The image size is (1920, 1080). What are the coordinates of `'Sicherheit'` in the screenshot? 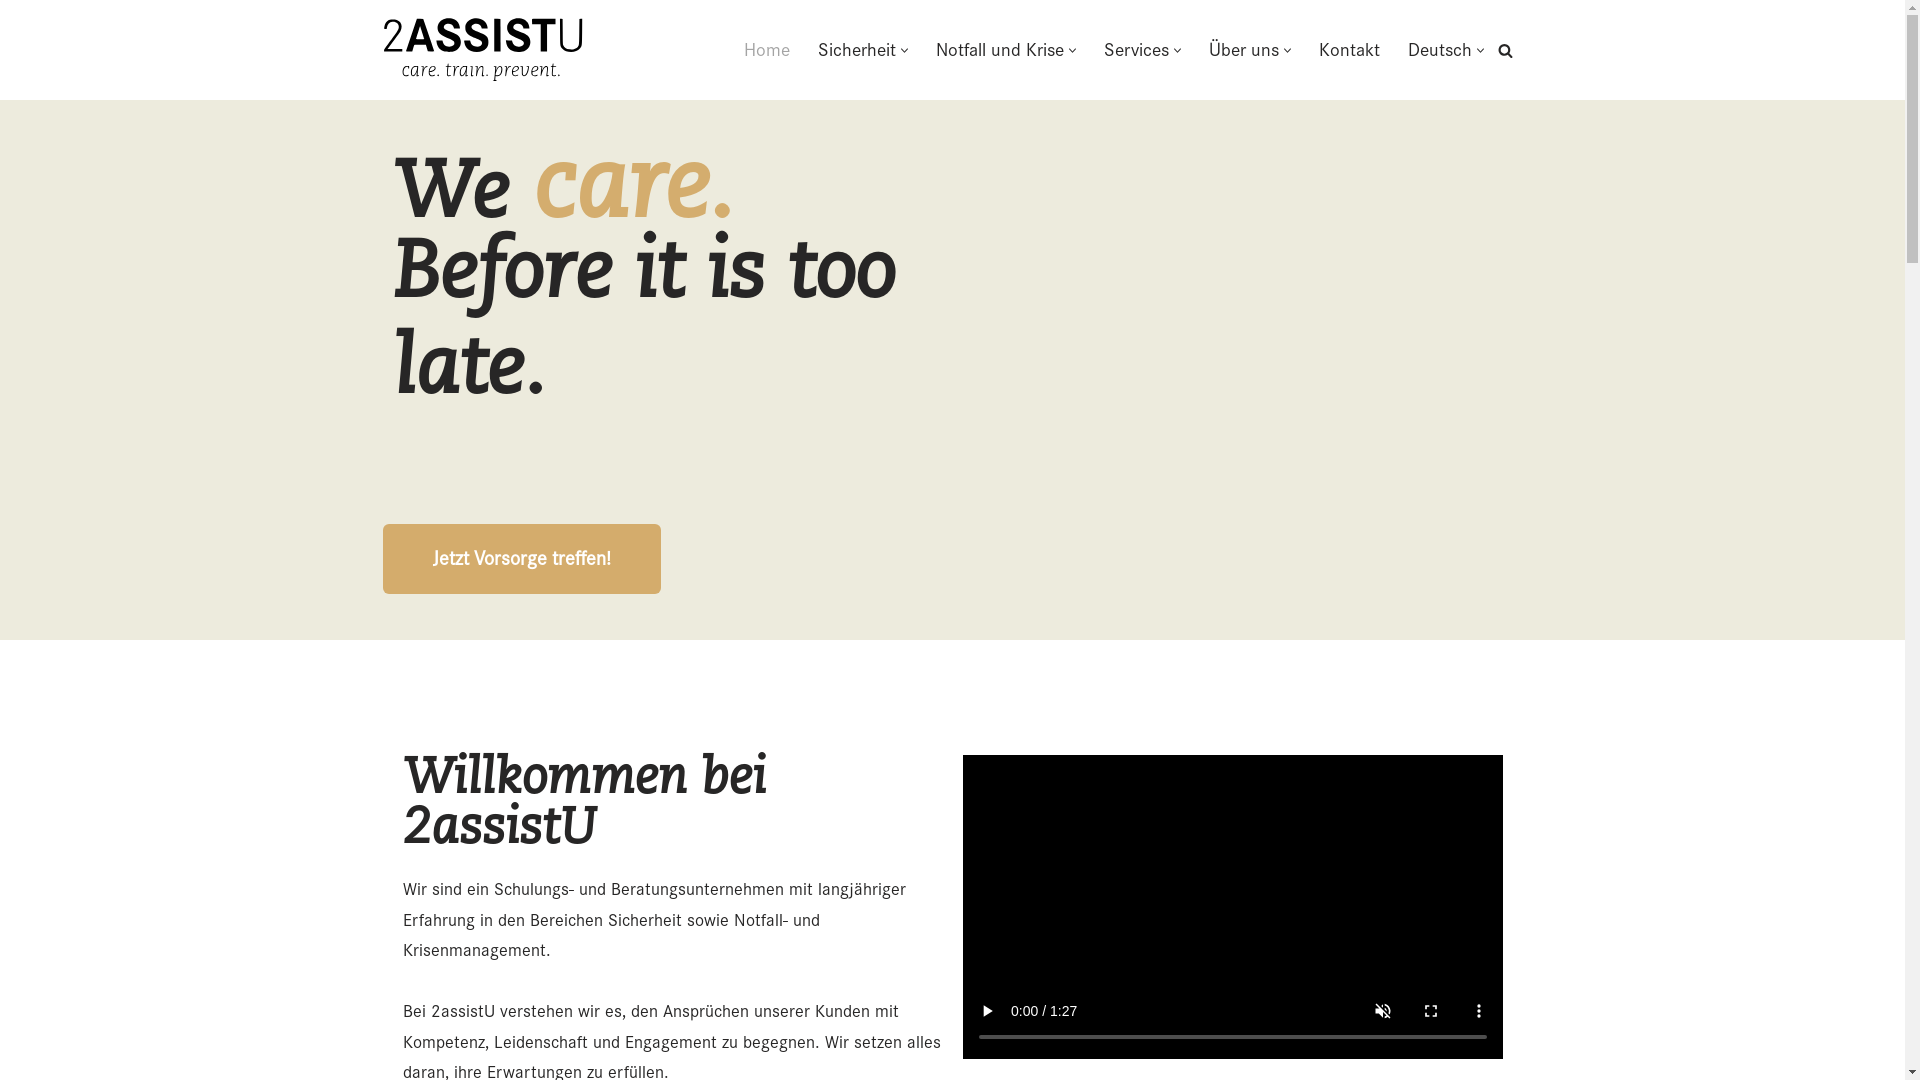 It's located at (857, 48).